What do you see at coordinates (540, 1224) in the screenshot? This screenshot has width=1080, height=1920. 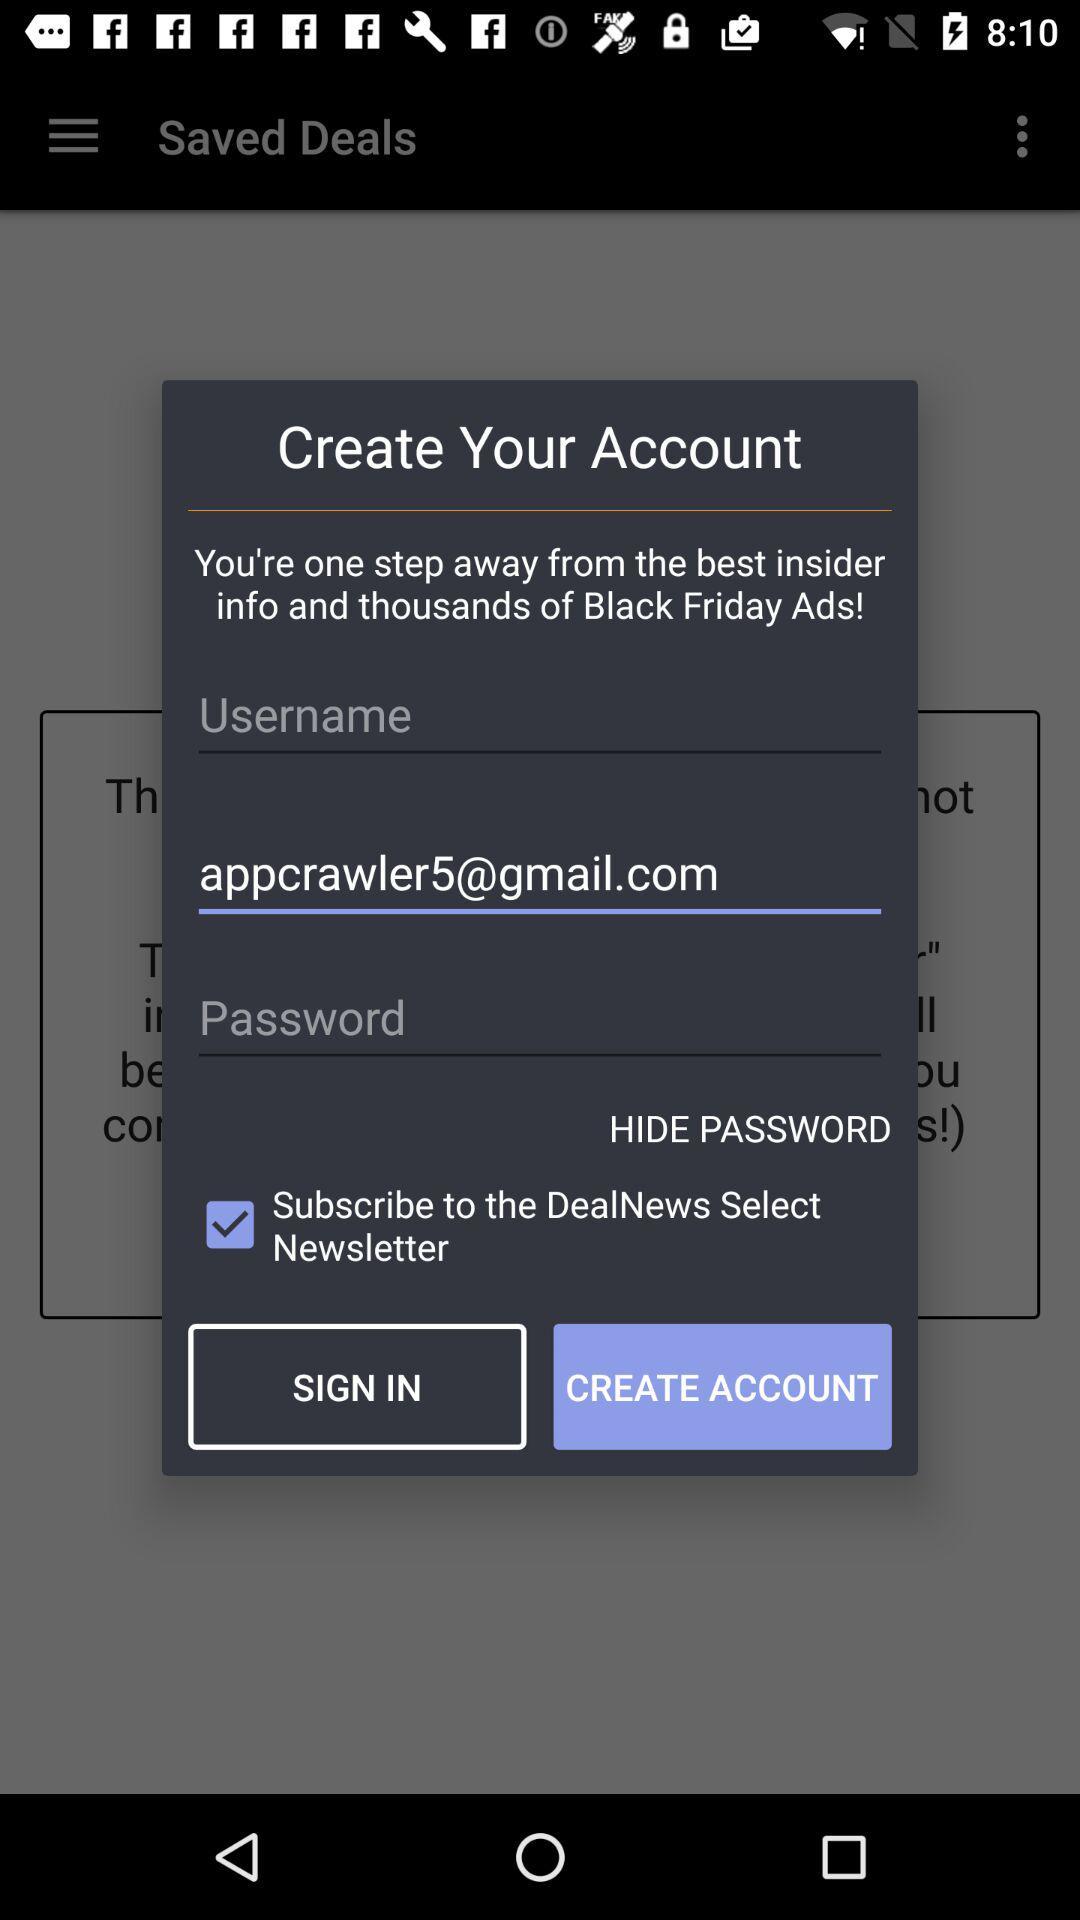 I see `the icon below the hide password item` at bounding box center [540, 1224].